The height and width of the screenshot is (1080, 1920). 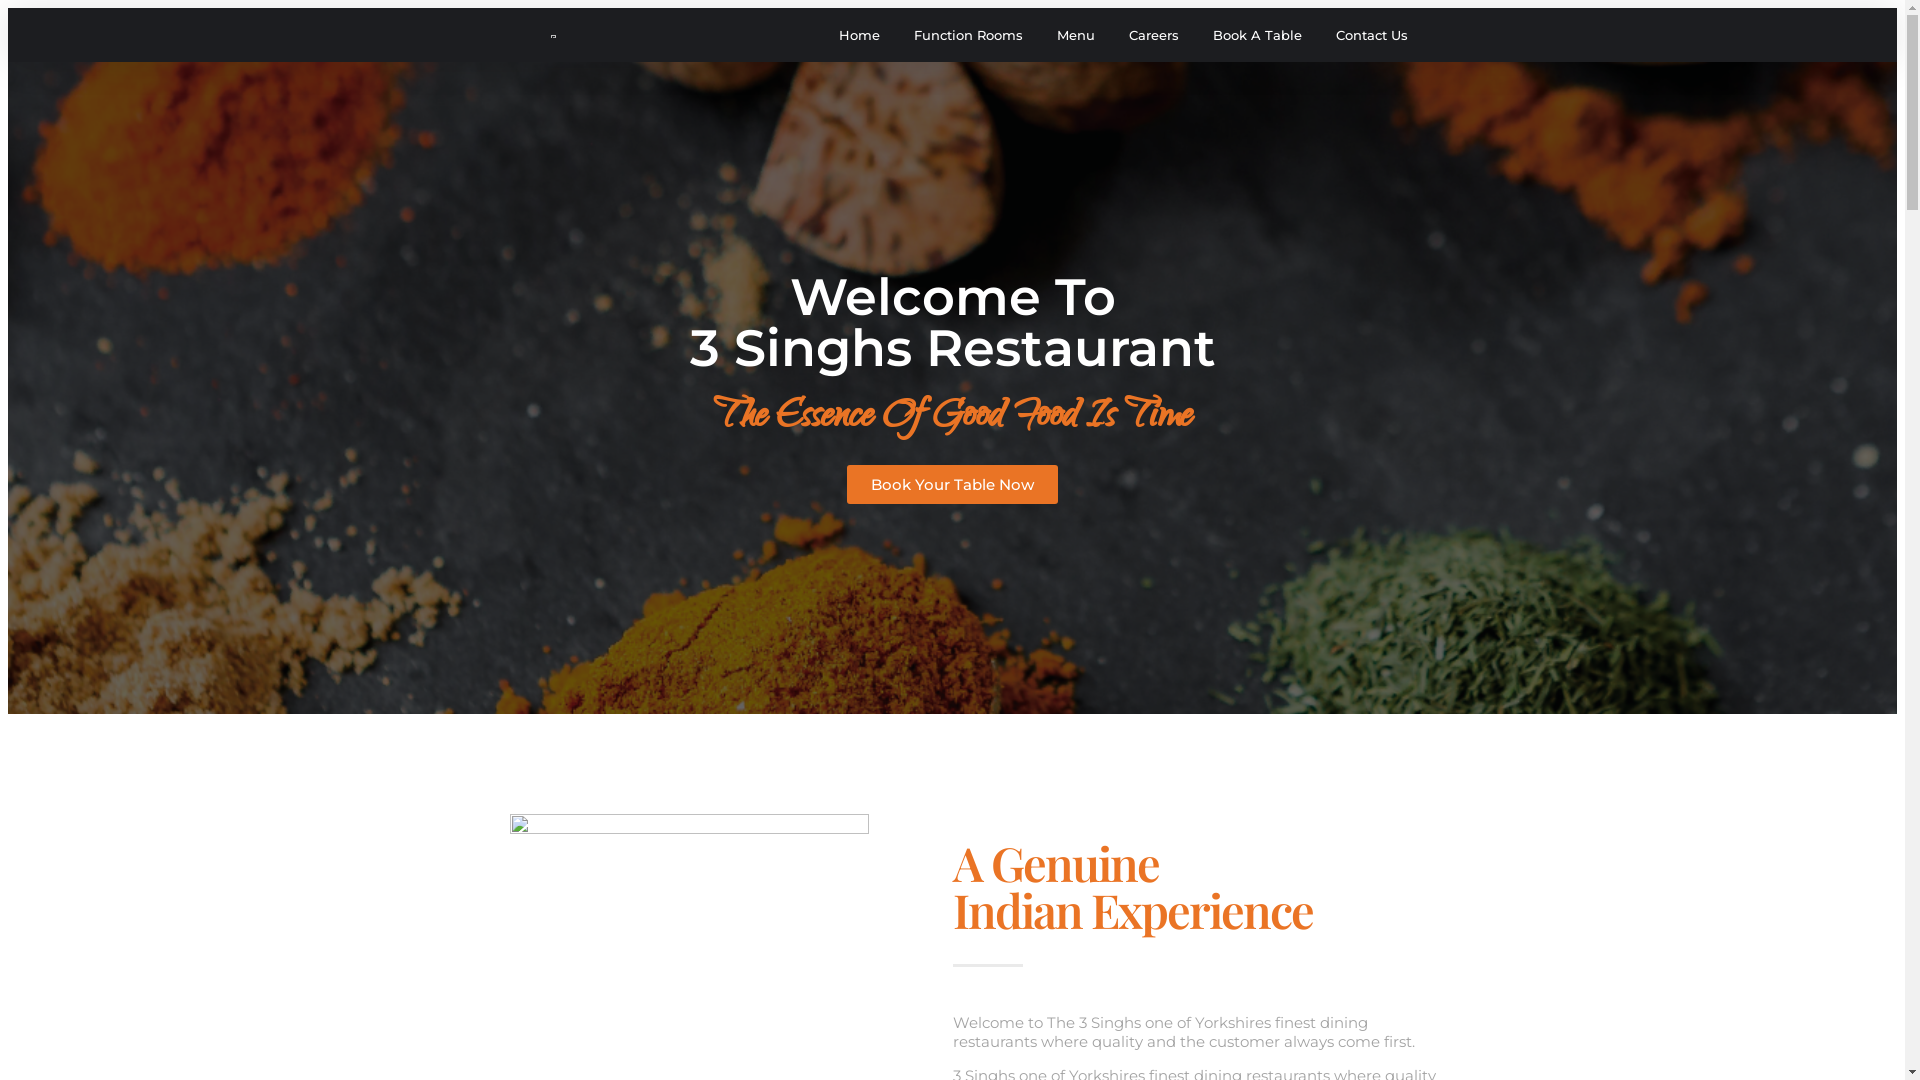 What do you see at coordinates (1153, 34) in the screenshot?
I see `'Careers'` at bounding box center [1153, 34].